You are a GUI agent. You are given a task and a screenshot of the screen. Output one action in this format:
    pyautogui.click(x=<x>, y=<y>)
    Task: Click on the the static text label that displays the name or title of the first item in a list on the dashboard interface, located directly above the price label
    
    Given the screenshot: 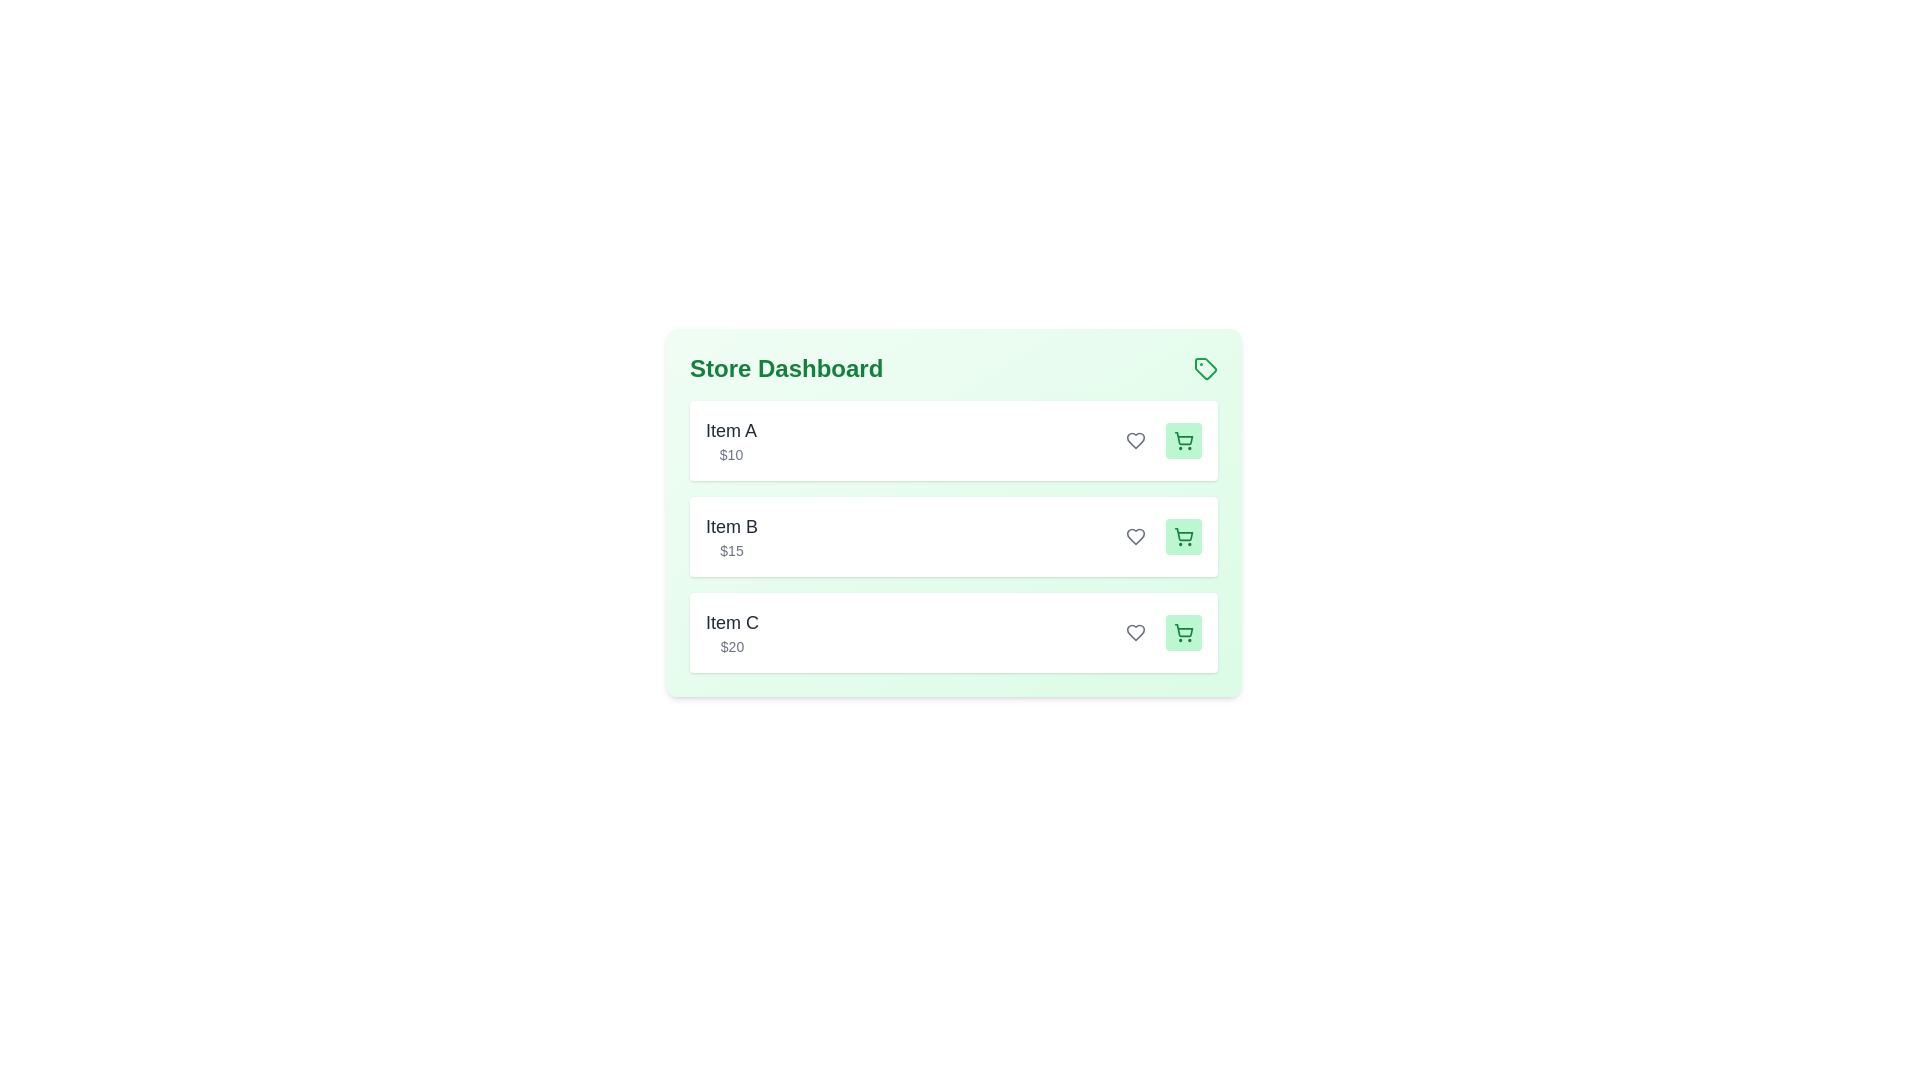 What is the action you would take?
    pyautogui.click(x=730, y=430)
    